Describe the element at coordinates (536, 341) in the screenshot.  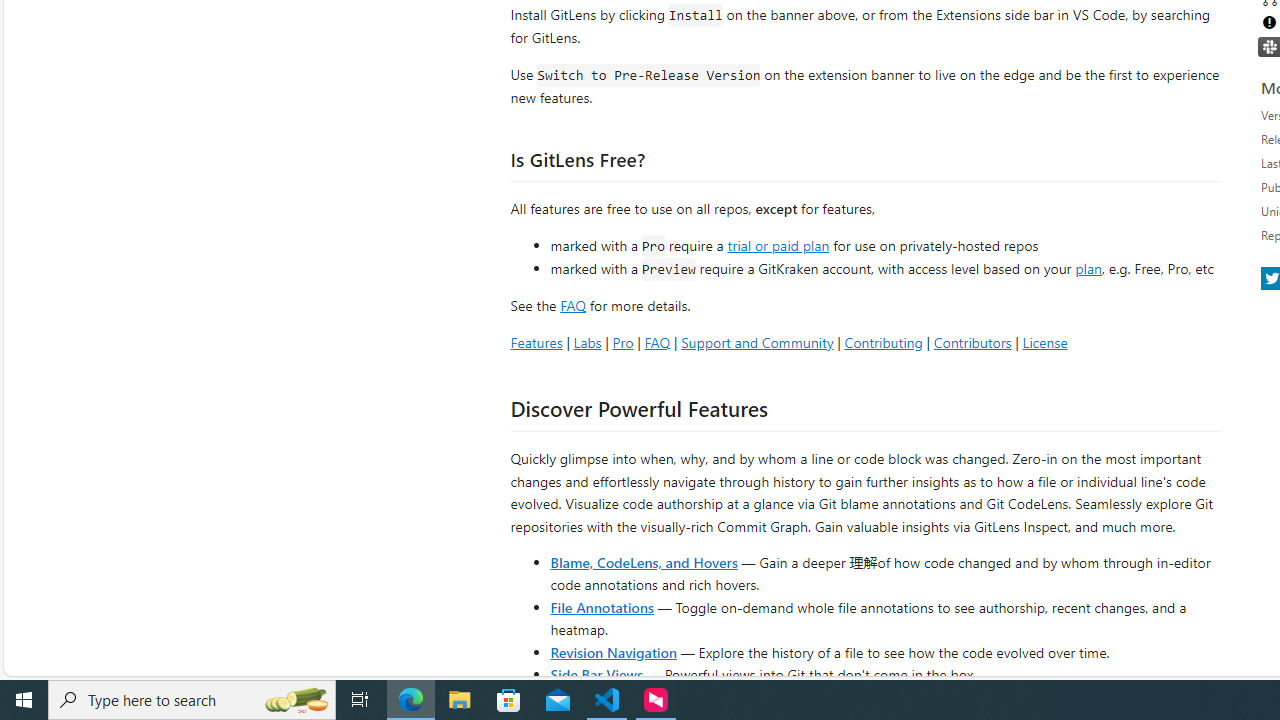
I see `'Features'` at that location.